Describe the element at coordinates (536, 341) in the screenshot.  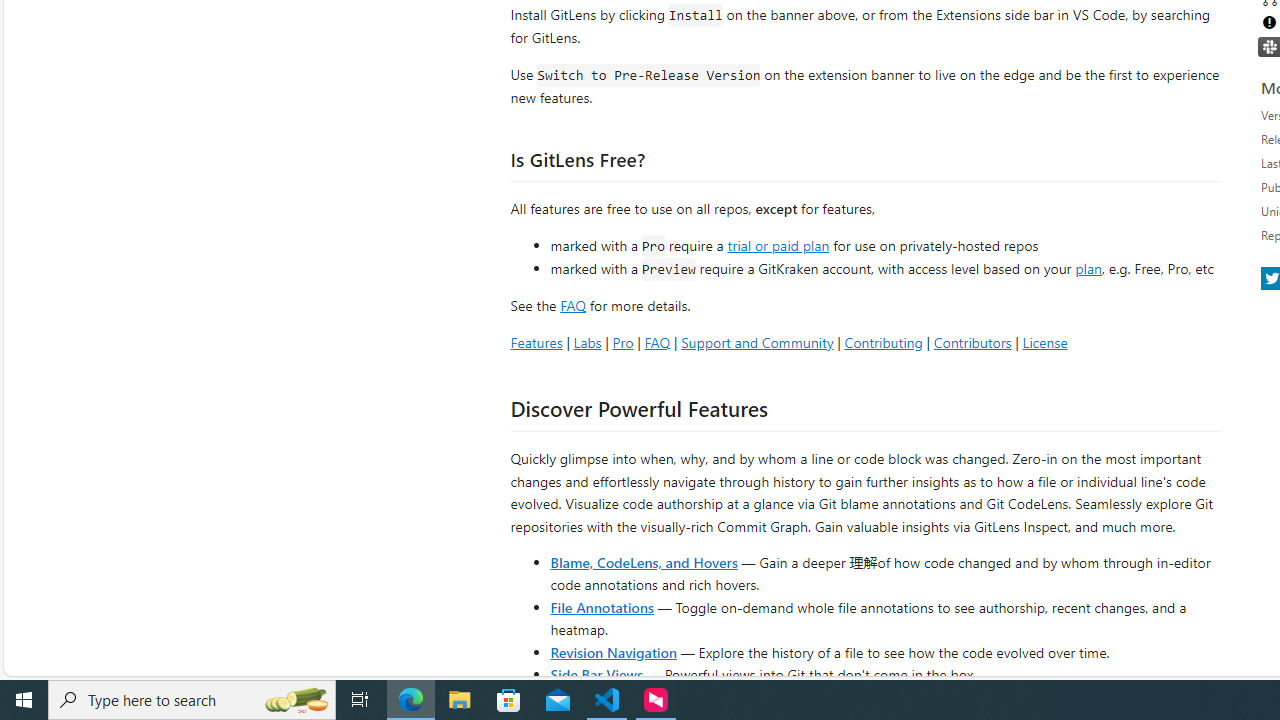
I see `'Features'` at that location.